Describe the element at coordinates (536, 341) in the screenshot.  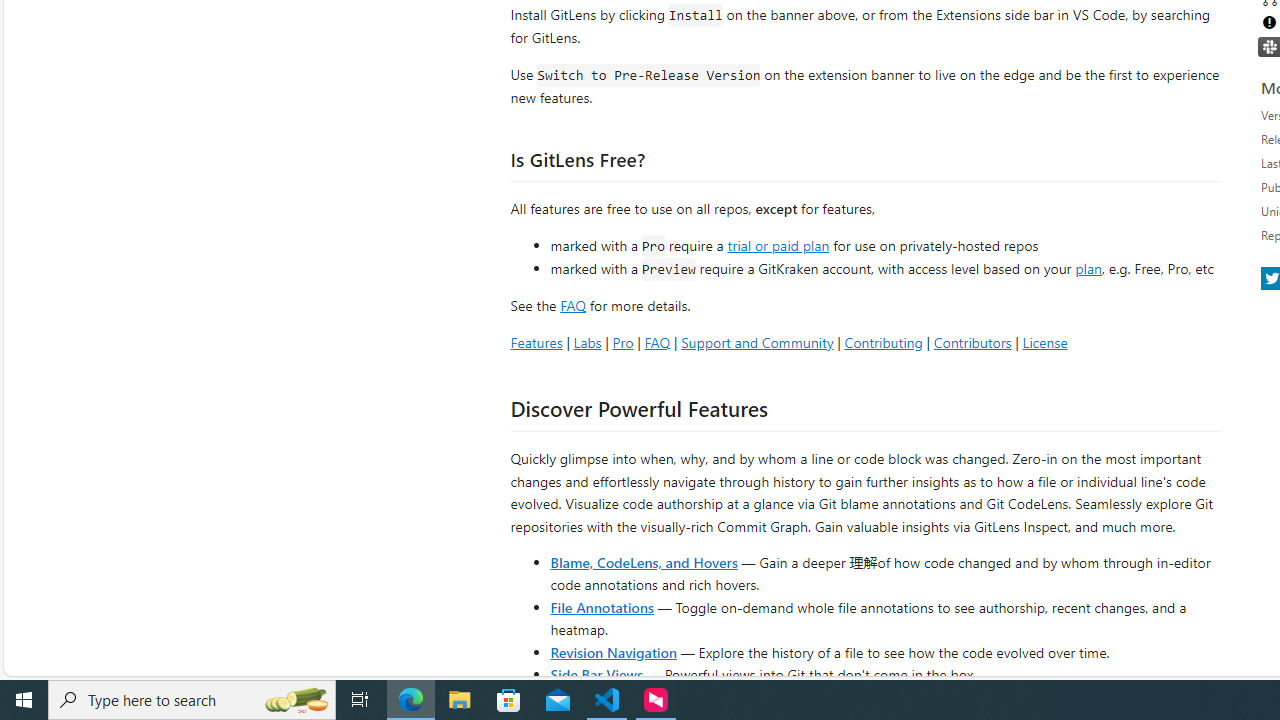
I see `'Features'` at that location.